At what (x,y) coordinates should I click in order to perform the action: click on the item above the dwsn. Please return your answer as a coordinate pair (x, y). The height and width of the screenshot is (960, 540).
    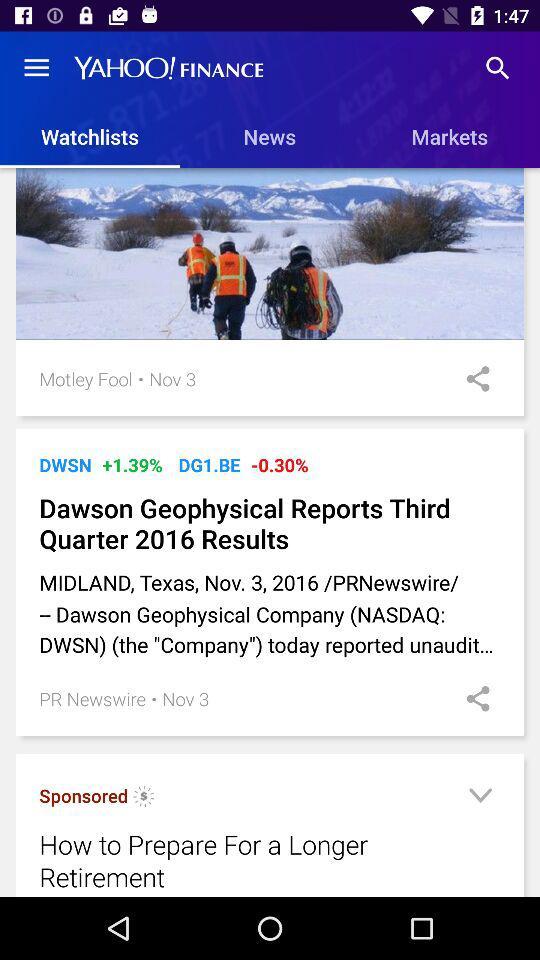
    Looking at the image, I should click on (272, 427).